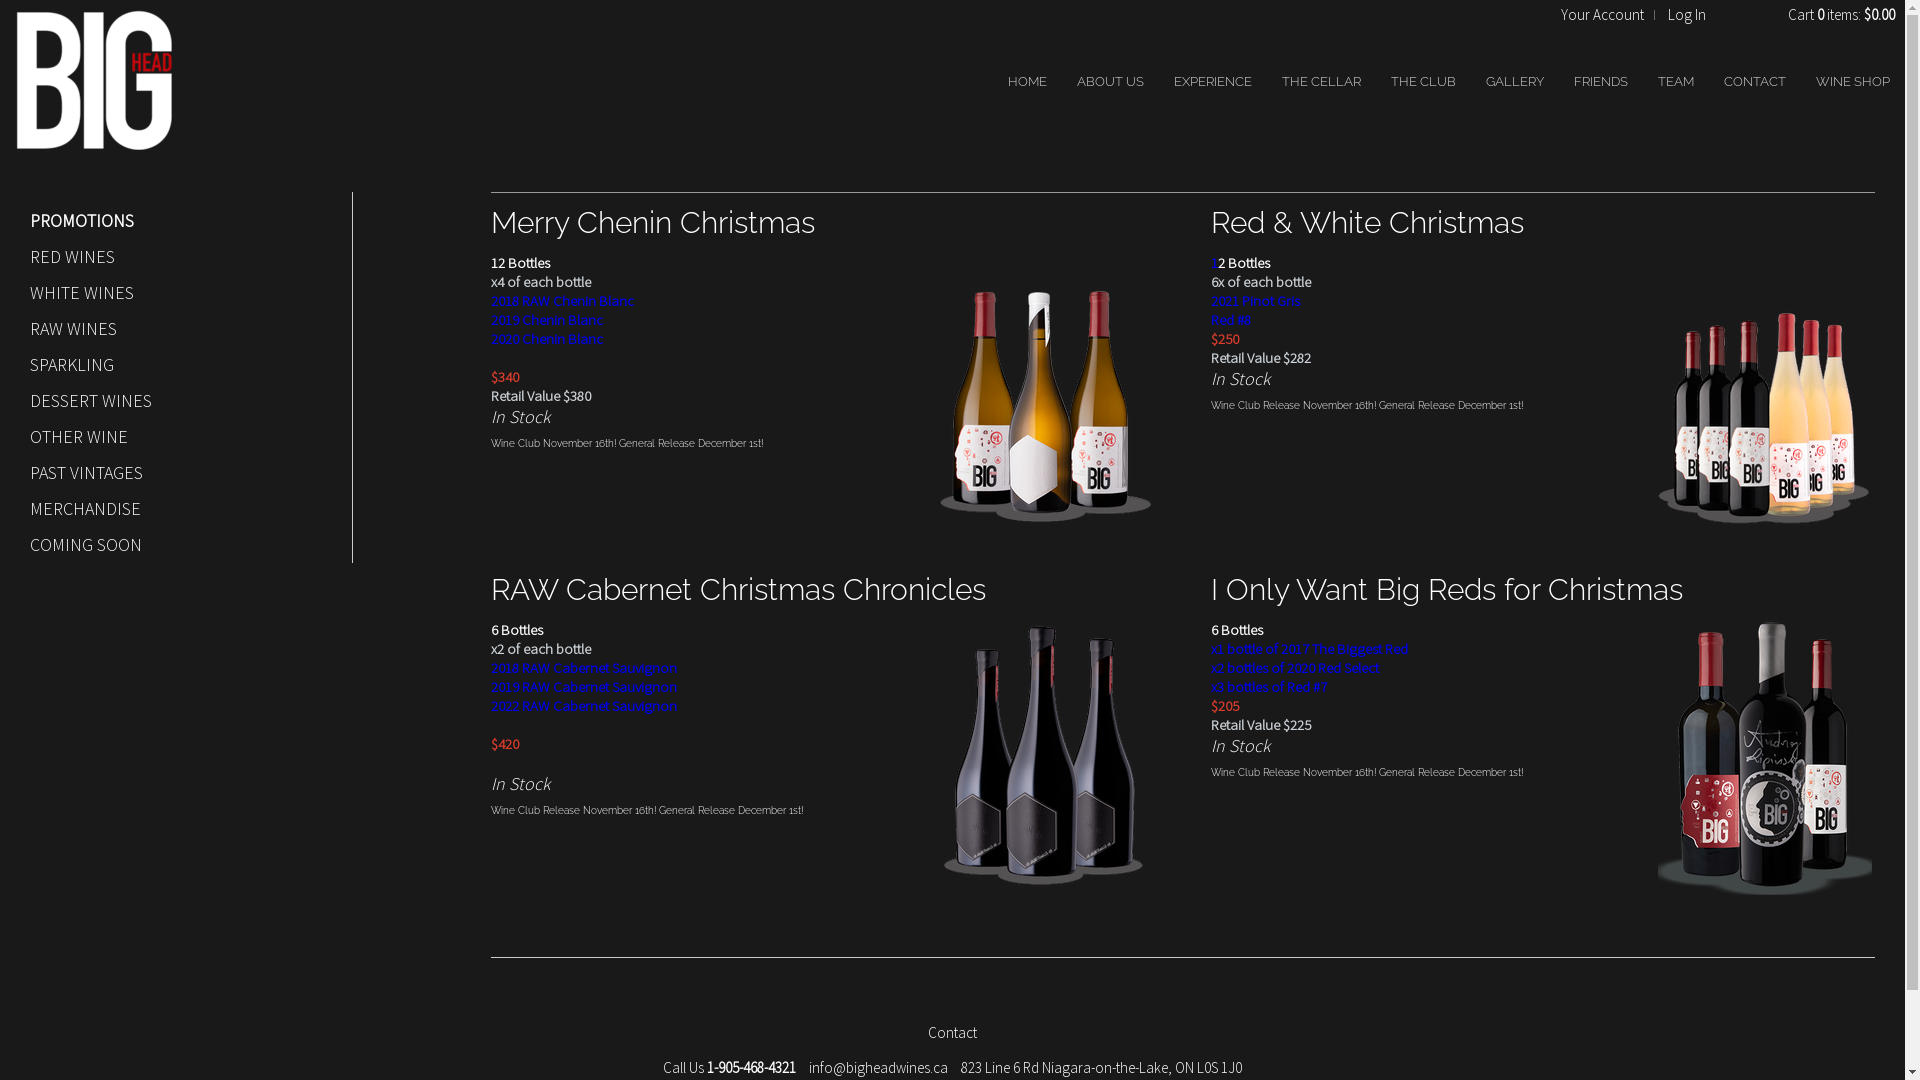  What do you see at coordinates (1602, 14) in the screenshot?
I see `'Your Account'` at bounding box center [1602, 14].